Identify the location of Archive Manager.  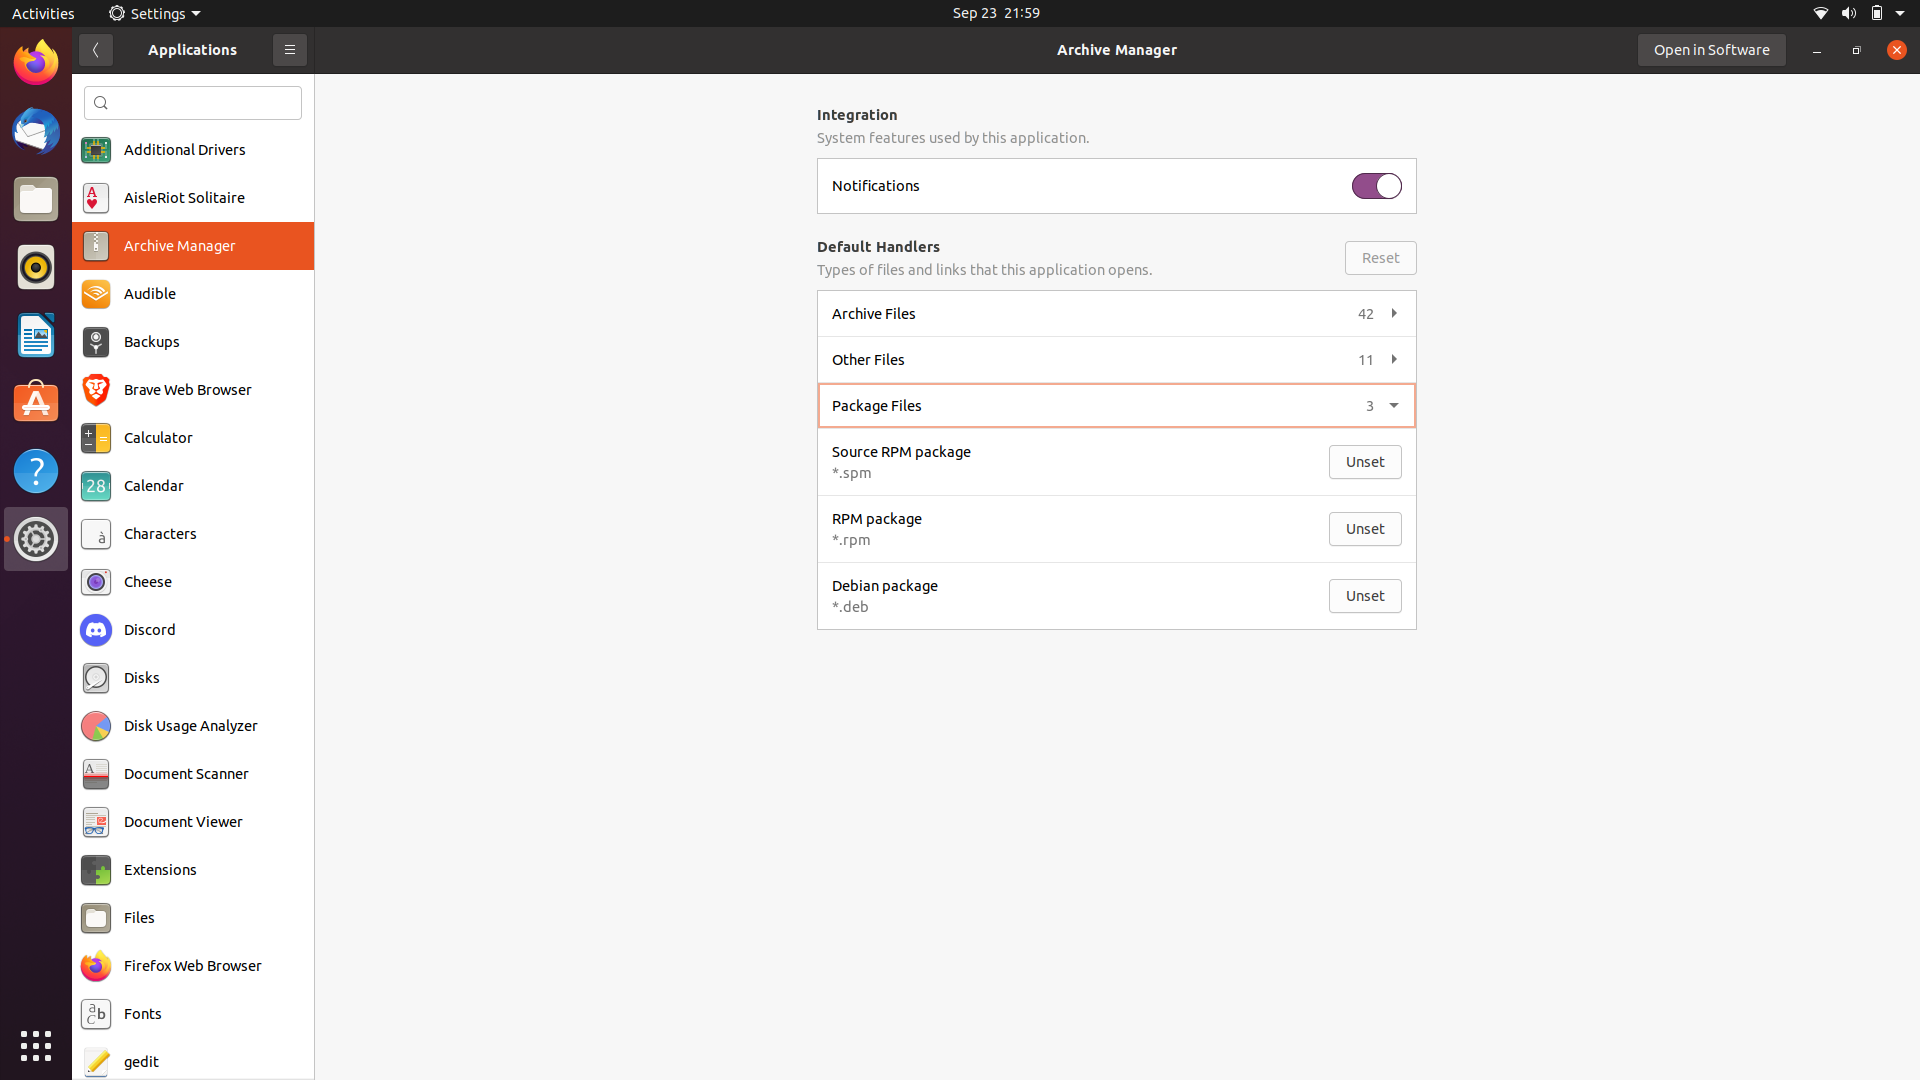
(192, 245).